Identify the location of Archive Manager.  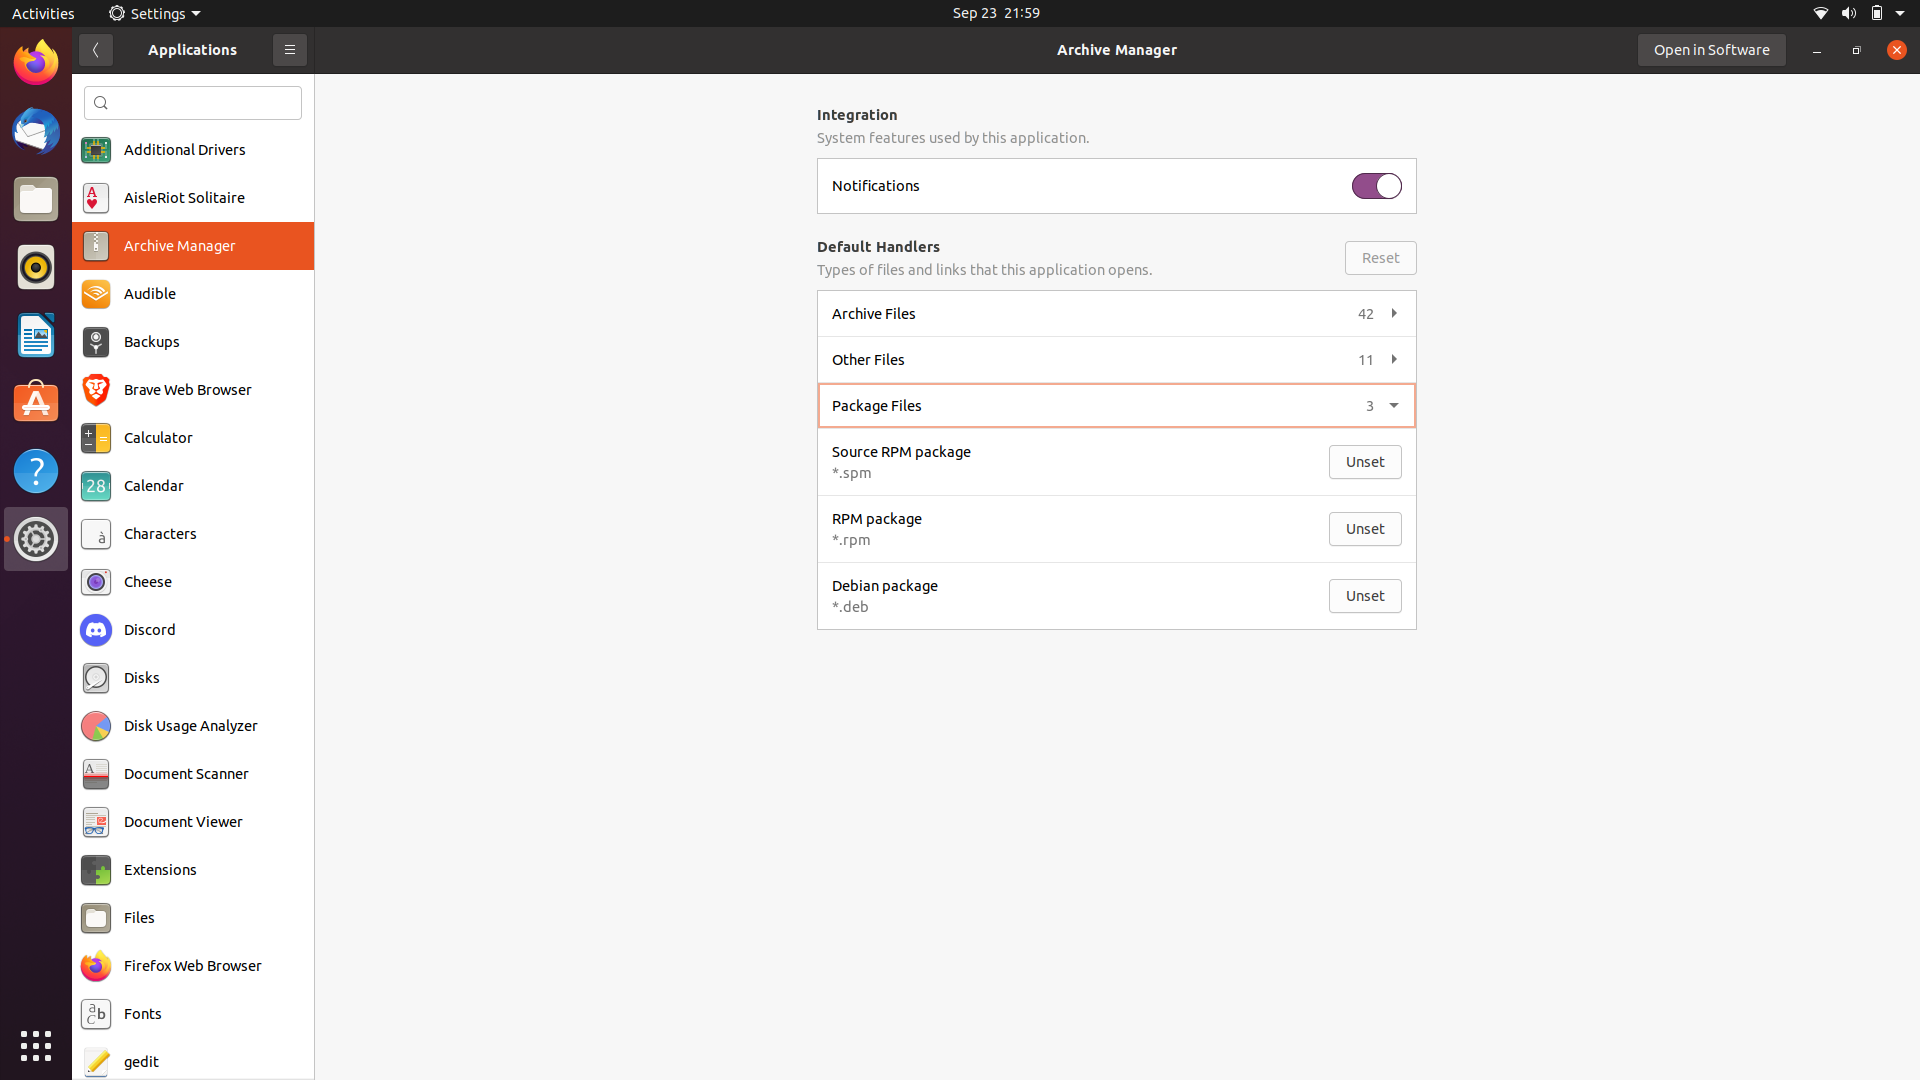
(192, 245).